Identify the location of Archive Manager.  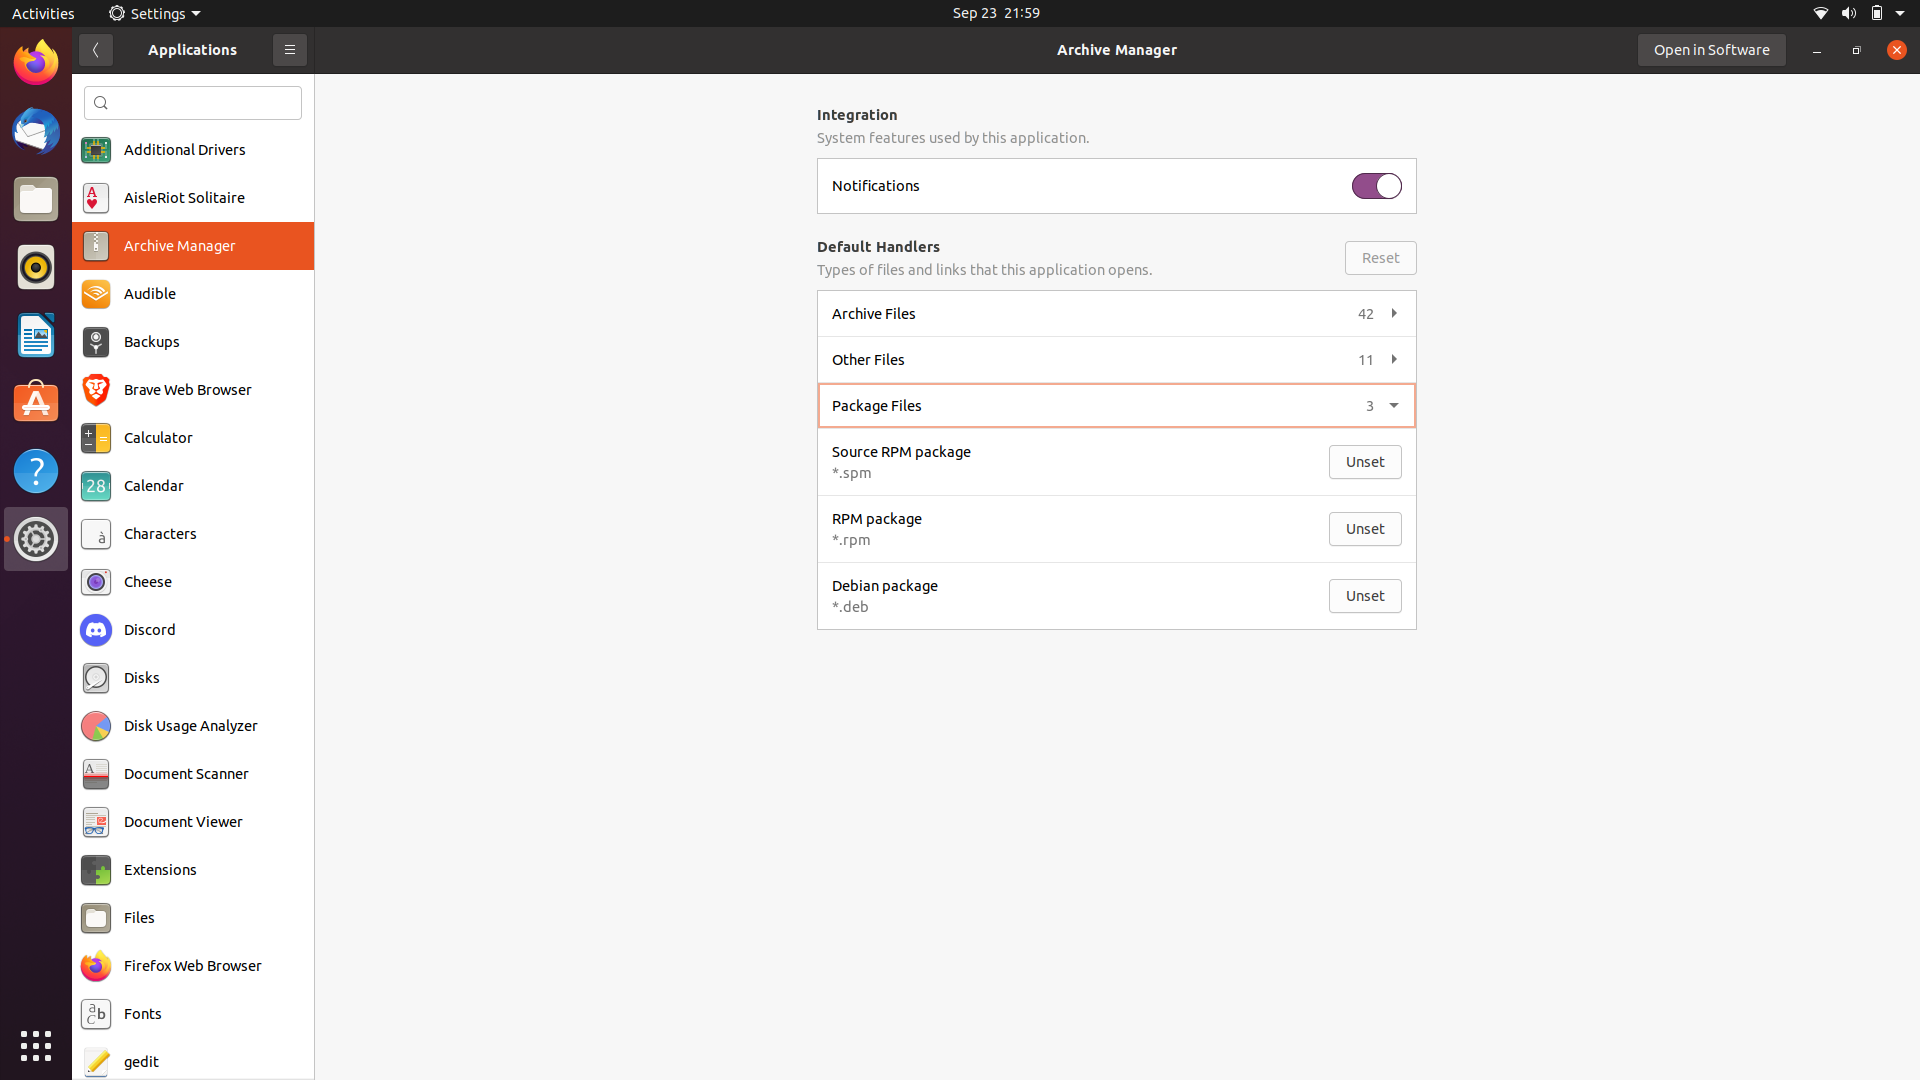
(192, 245).